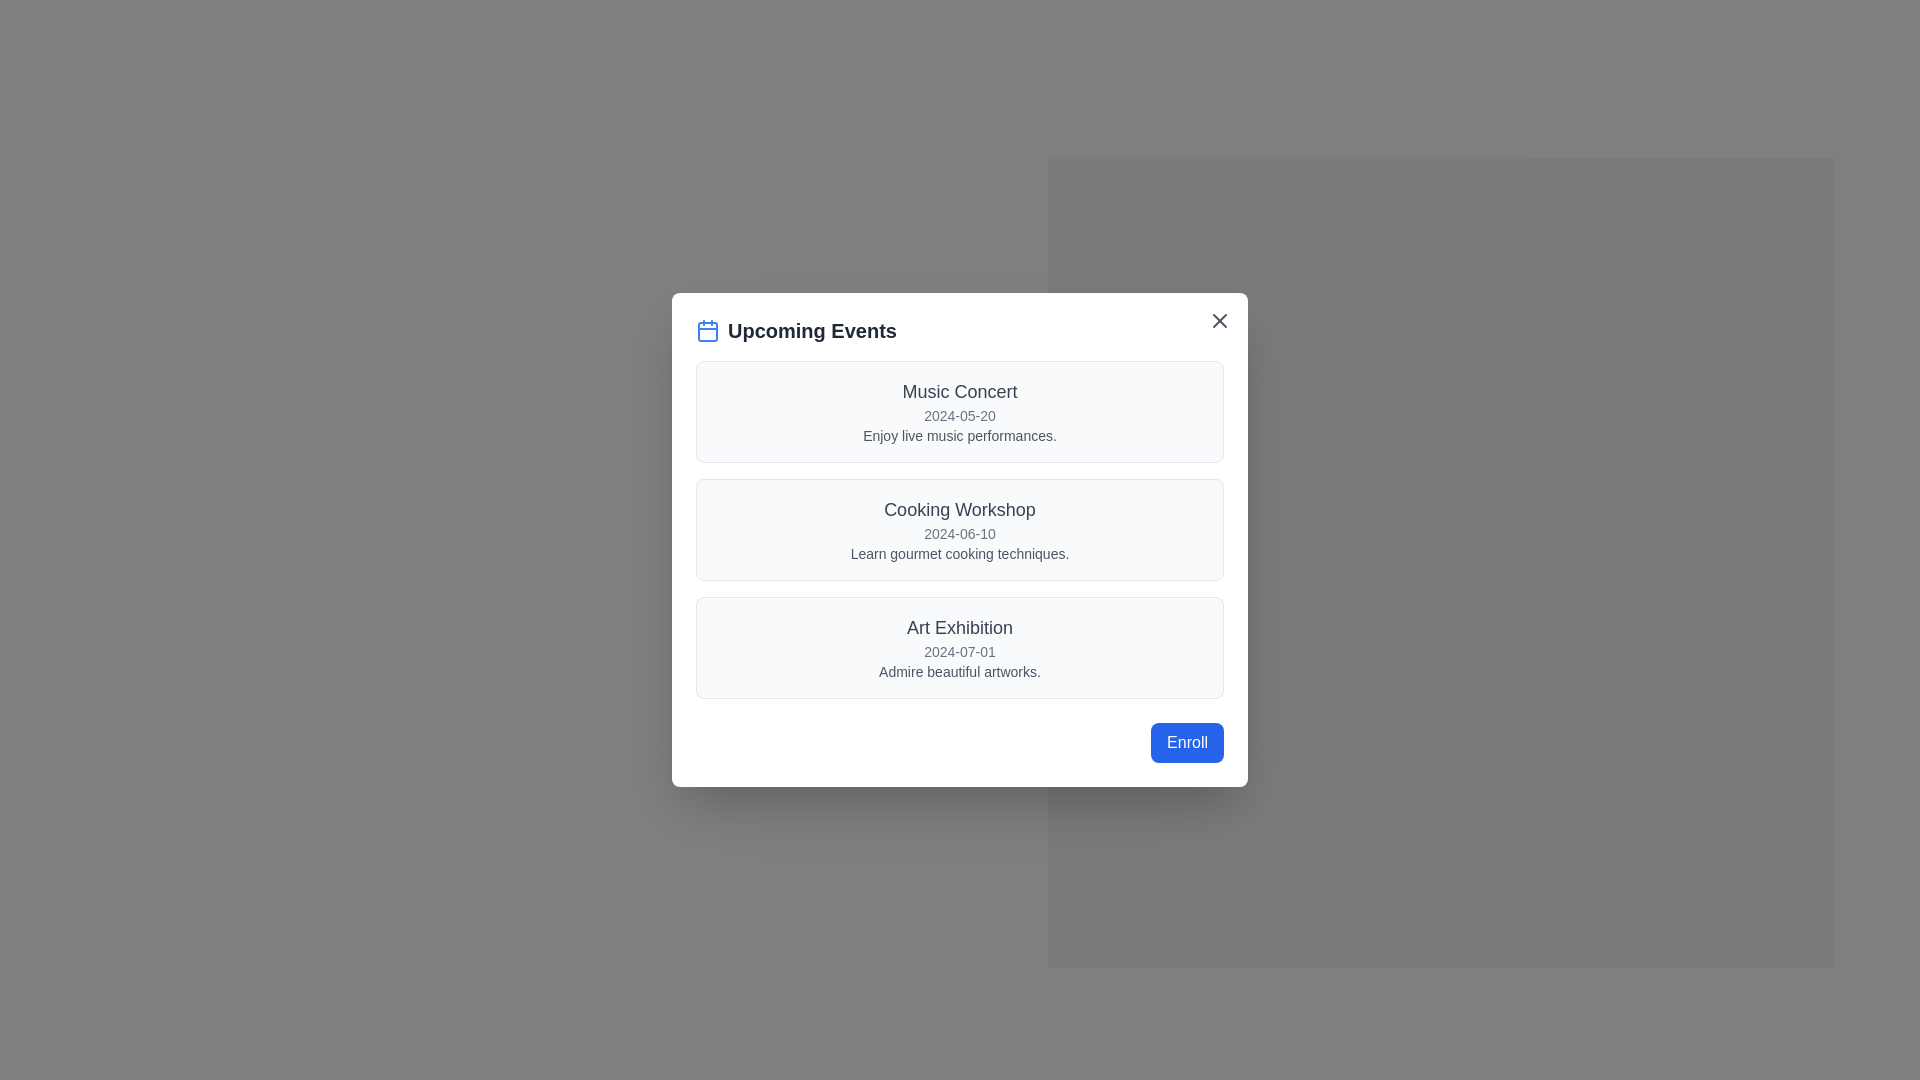 This screenshot has height=1080, width=1920. Describe the element at coordinates (708, 330) in the screenshot. I see `the blue calendar icon located to the left of the 'Upcoming Events' text as a visual cue` at that location.